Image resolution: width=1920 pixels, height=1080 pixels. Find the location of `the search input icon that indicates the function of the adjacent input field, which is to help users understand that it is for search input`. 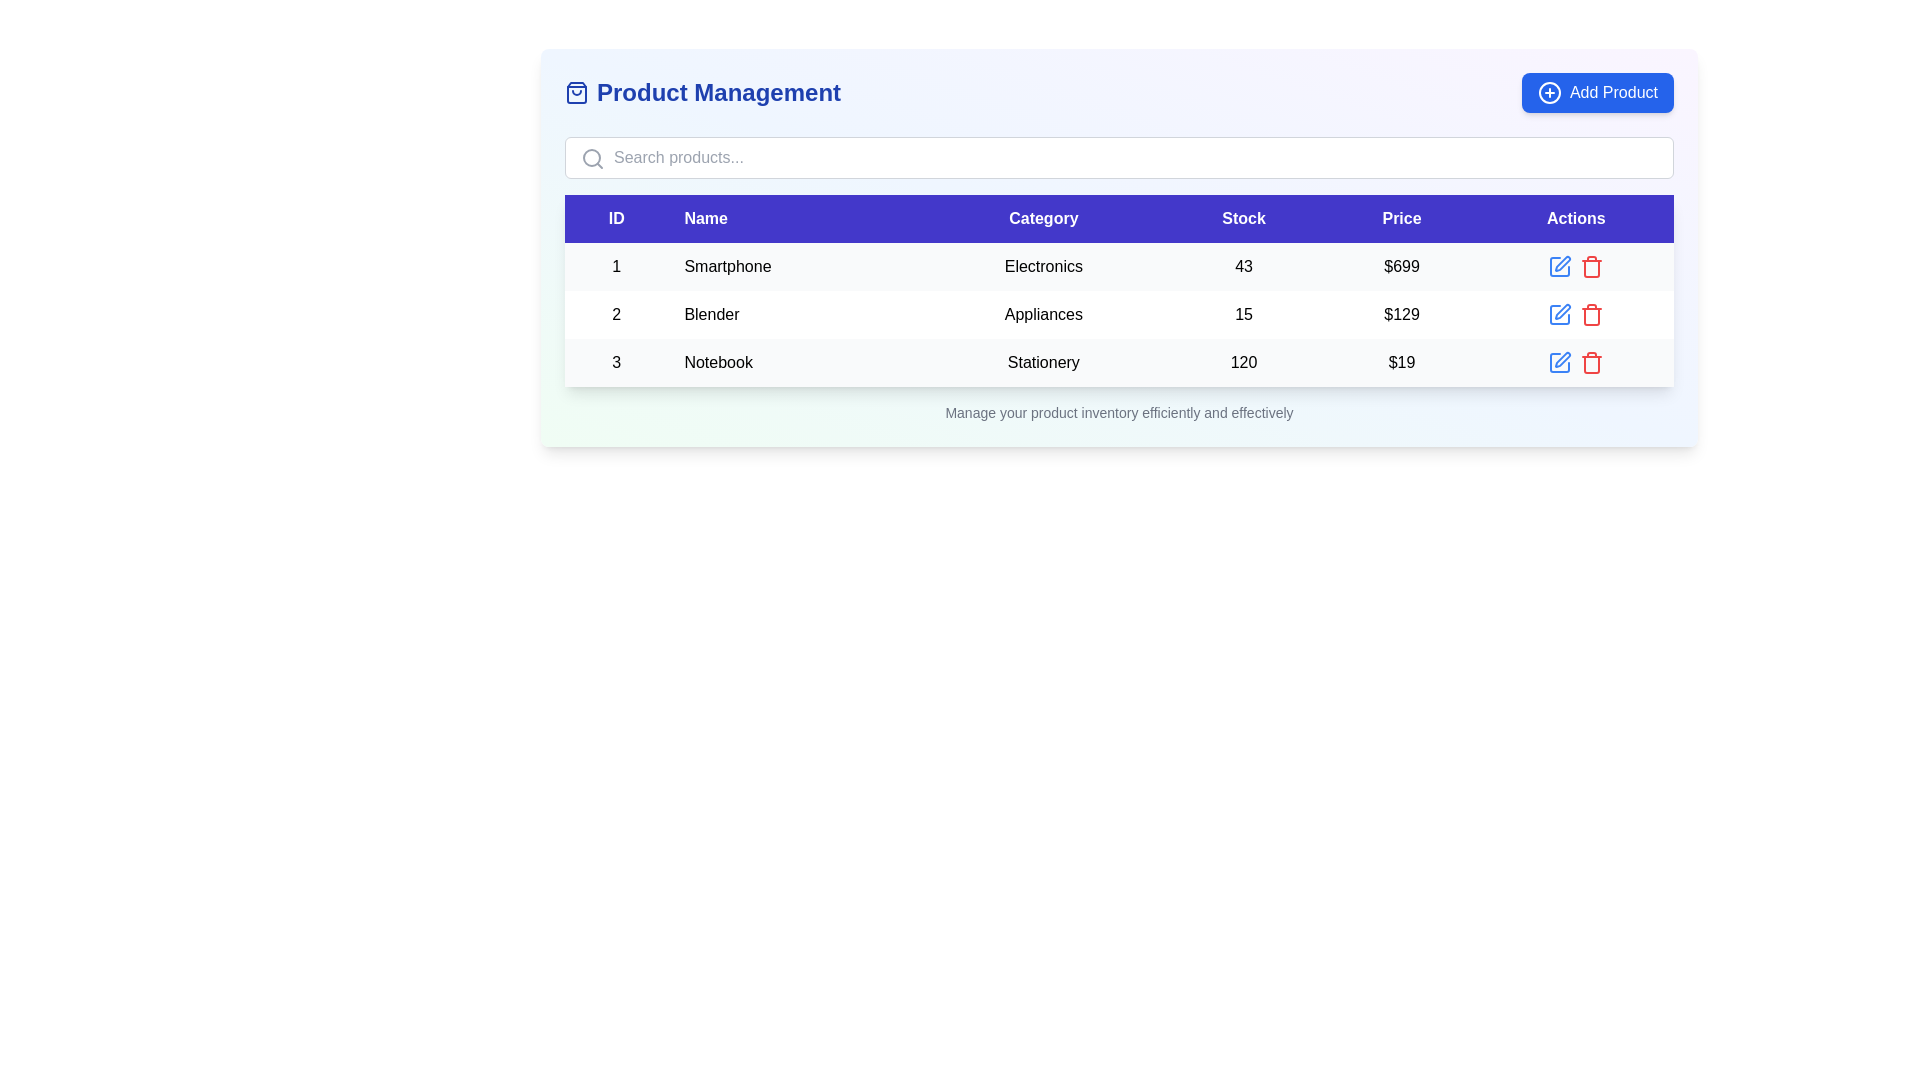

the search input icon that indicates the function of the adjacent input field, which is to help users understand that it is for search input is located at coordinates (592, 157).